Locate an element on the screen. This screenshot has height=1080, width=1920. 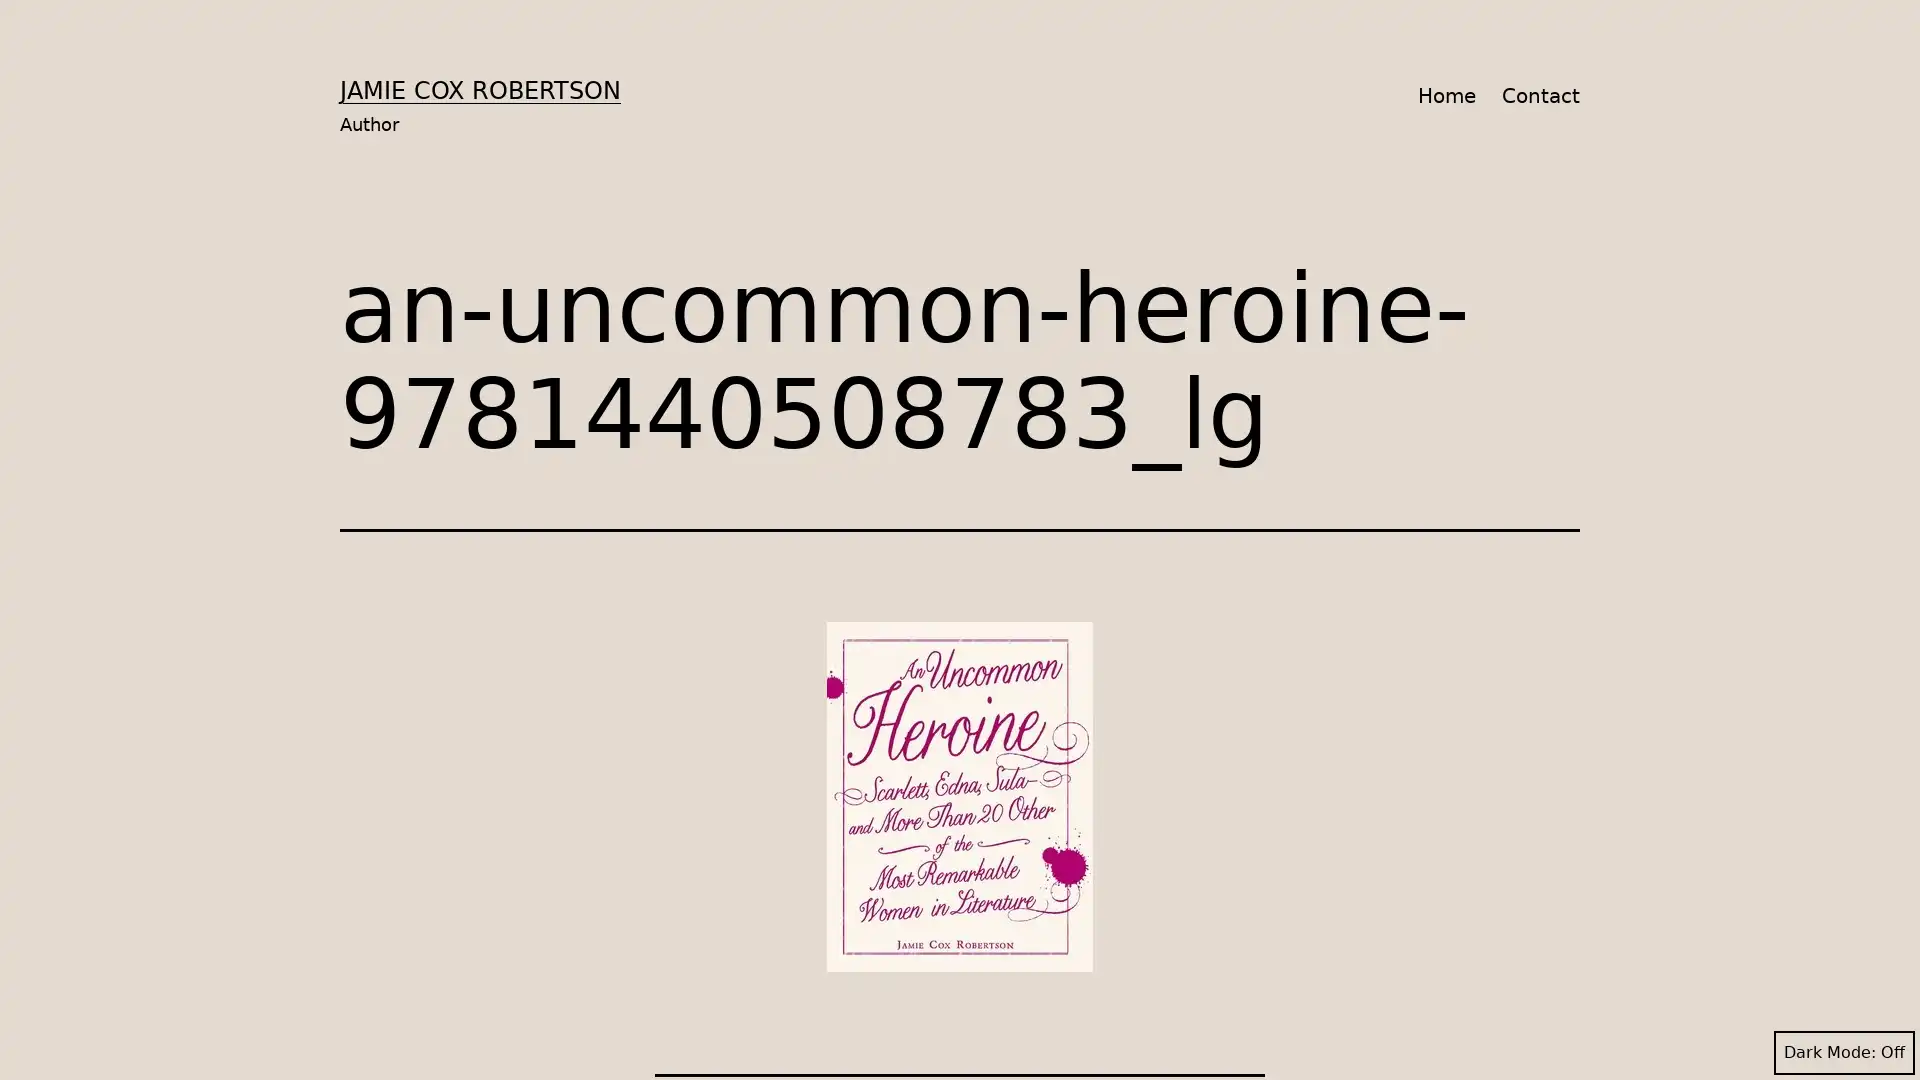
Dark Mode: is located at coordinates (1843, 1052).